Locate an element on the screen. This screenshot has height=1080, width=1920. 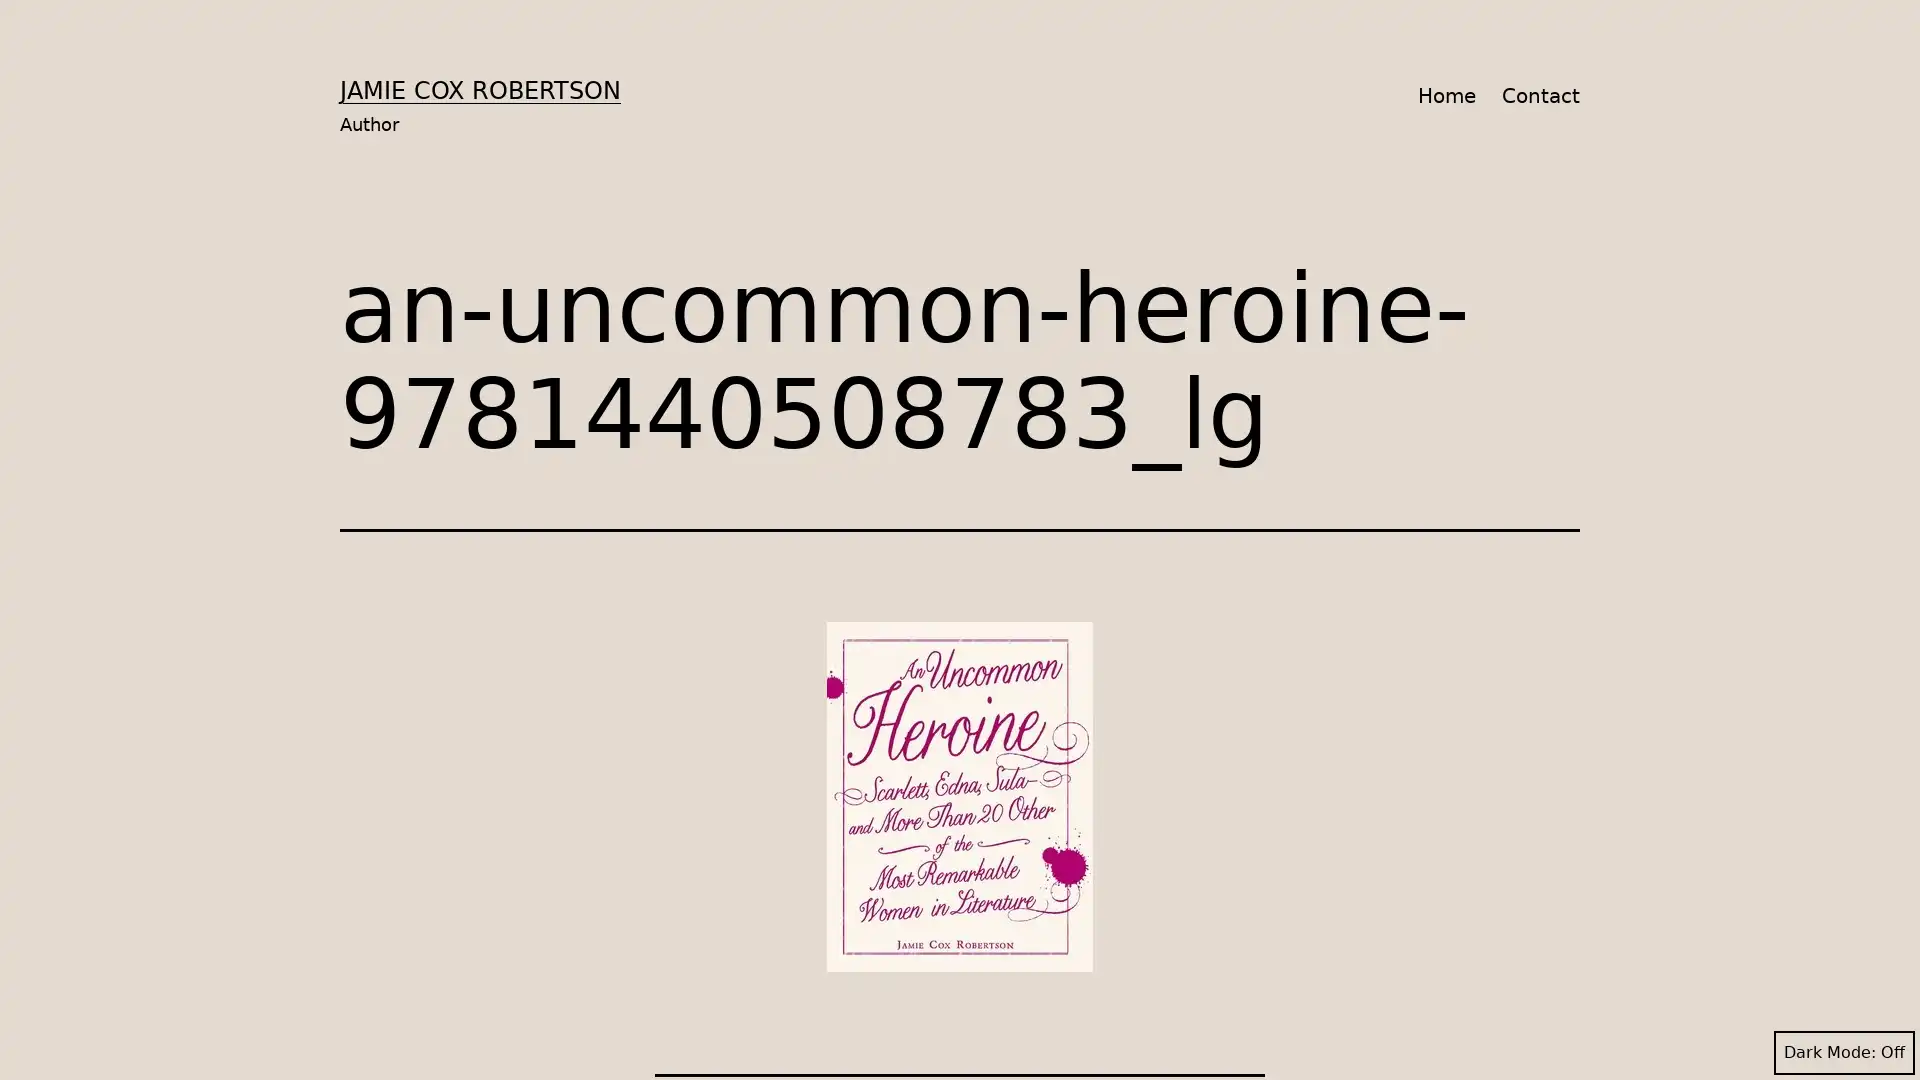
Dark Mode: is located at coordinates (1843, 1052).